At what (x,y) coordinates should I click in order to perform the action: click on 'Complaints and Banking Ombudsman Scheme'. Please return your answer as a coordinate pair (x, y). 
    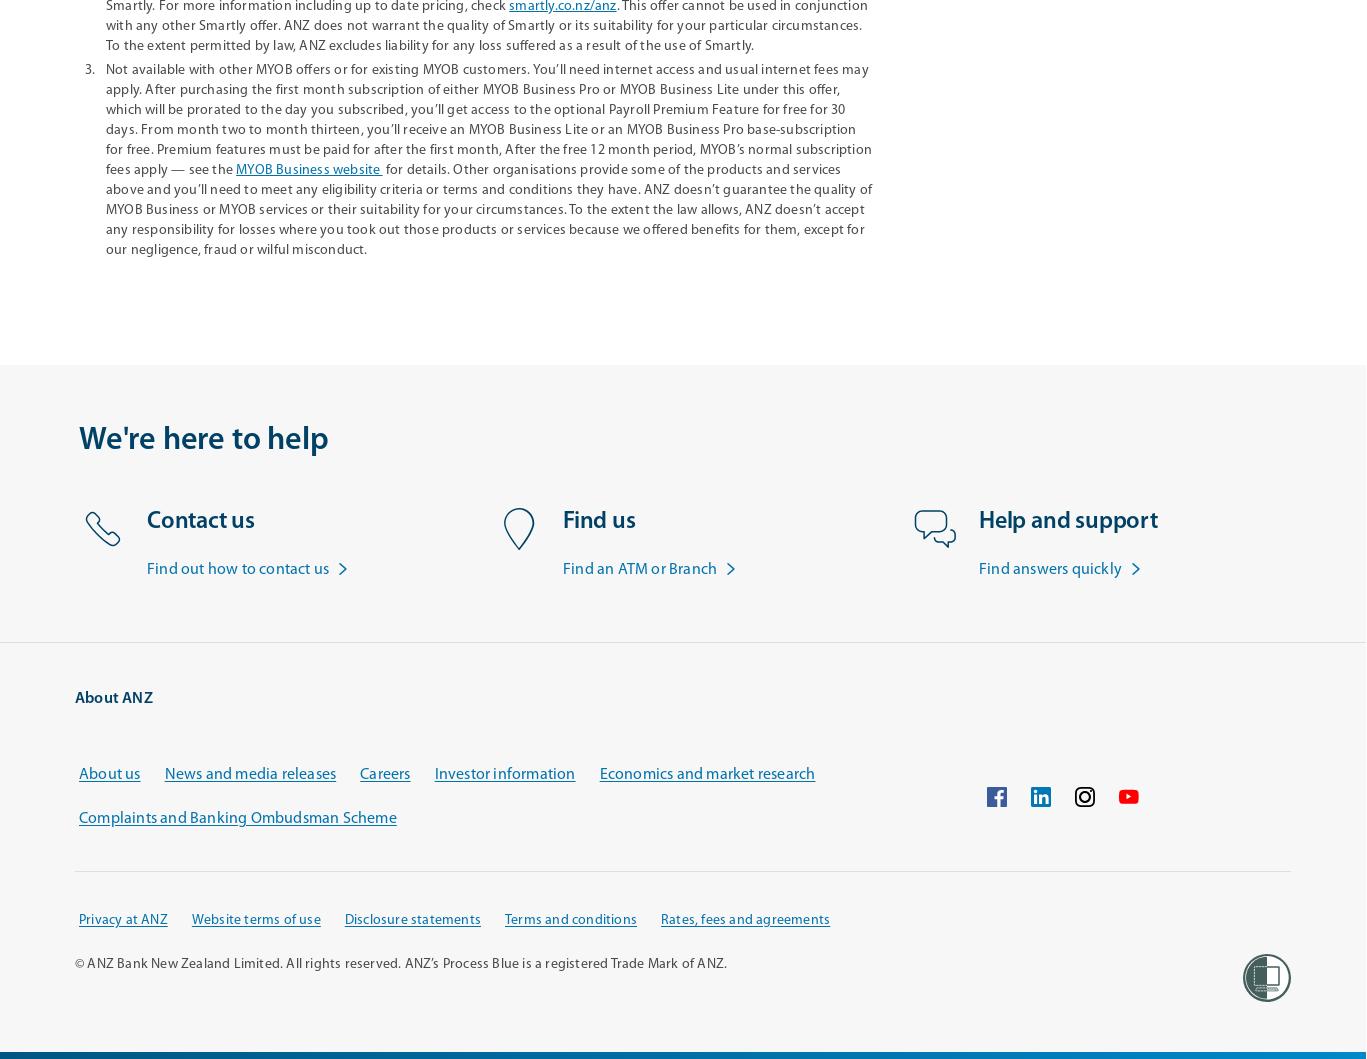
    Looking at the image, I should click on (236, 818).